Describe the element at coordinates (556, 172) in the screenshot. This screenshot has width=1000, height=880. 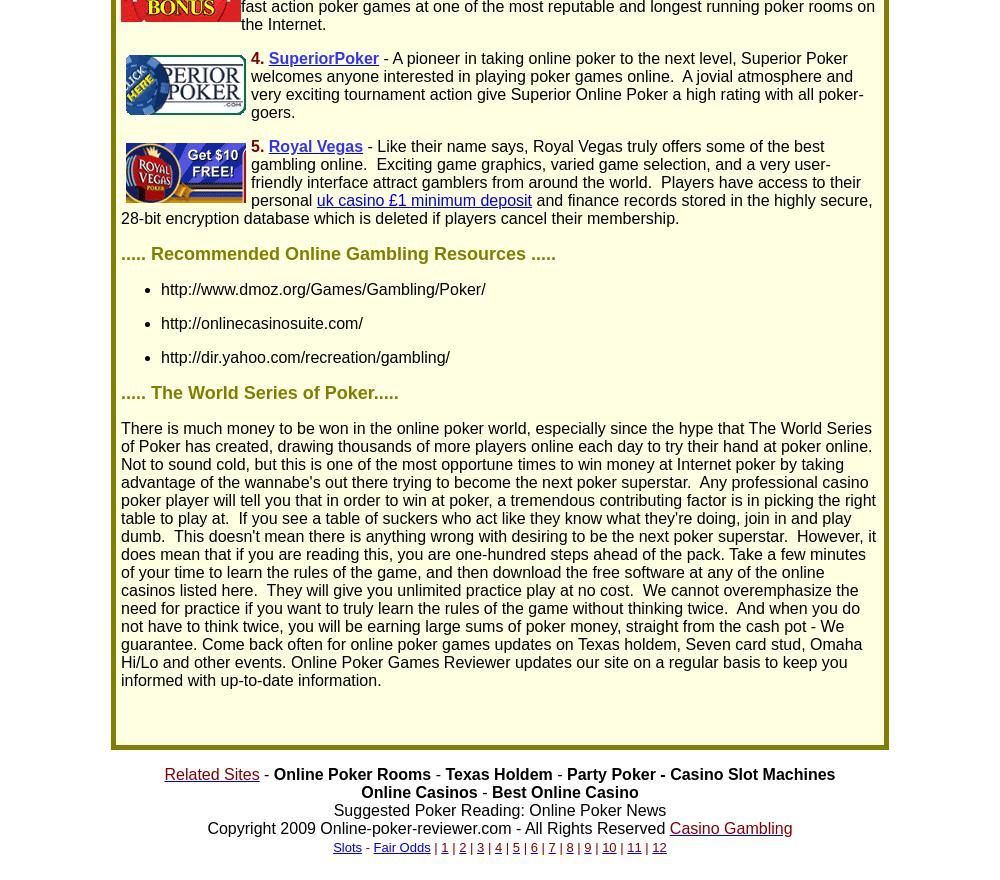
I see `'- Like their name says, Royal Vegas truly offers some of the best gambling online.  Exciting game graphics, varied game selection, and a very user-friendly interface attract gamblers from around the world.  Players have access to their personal'` at that location.